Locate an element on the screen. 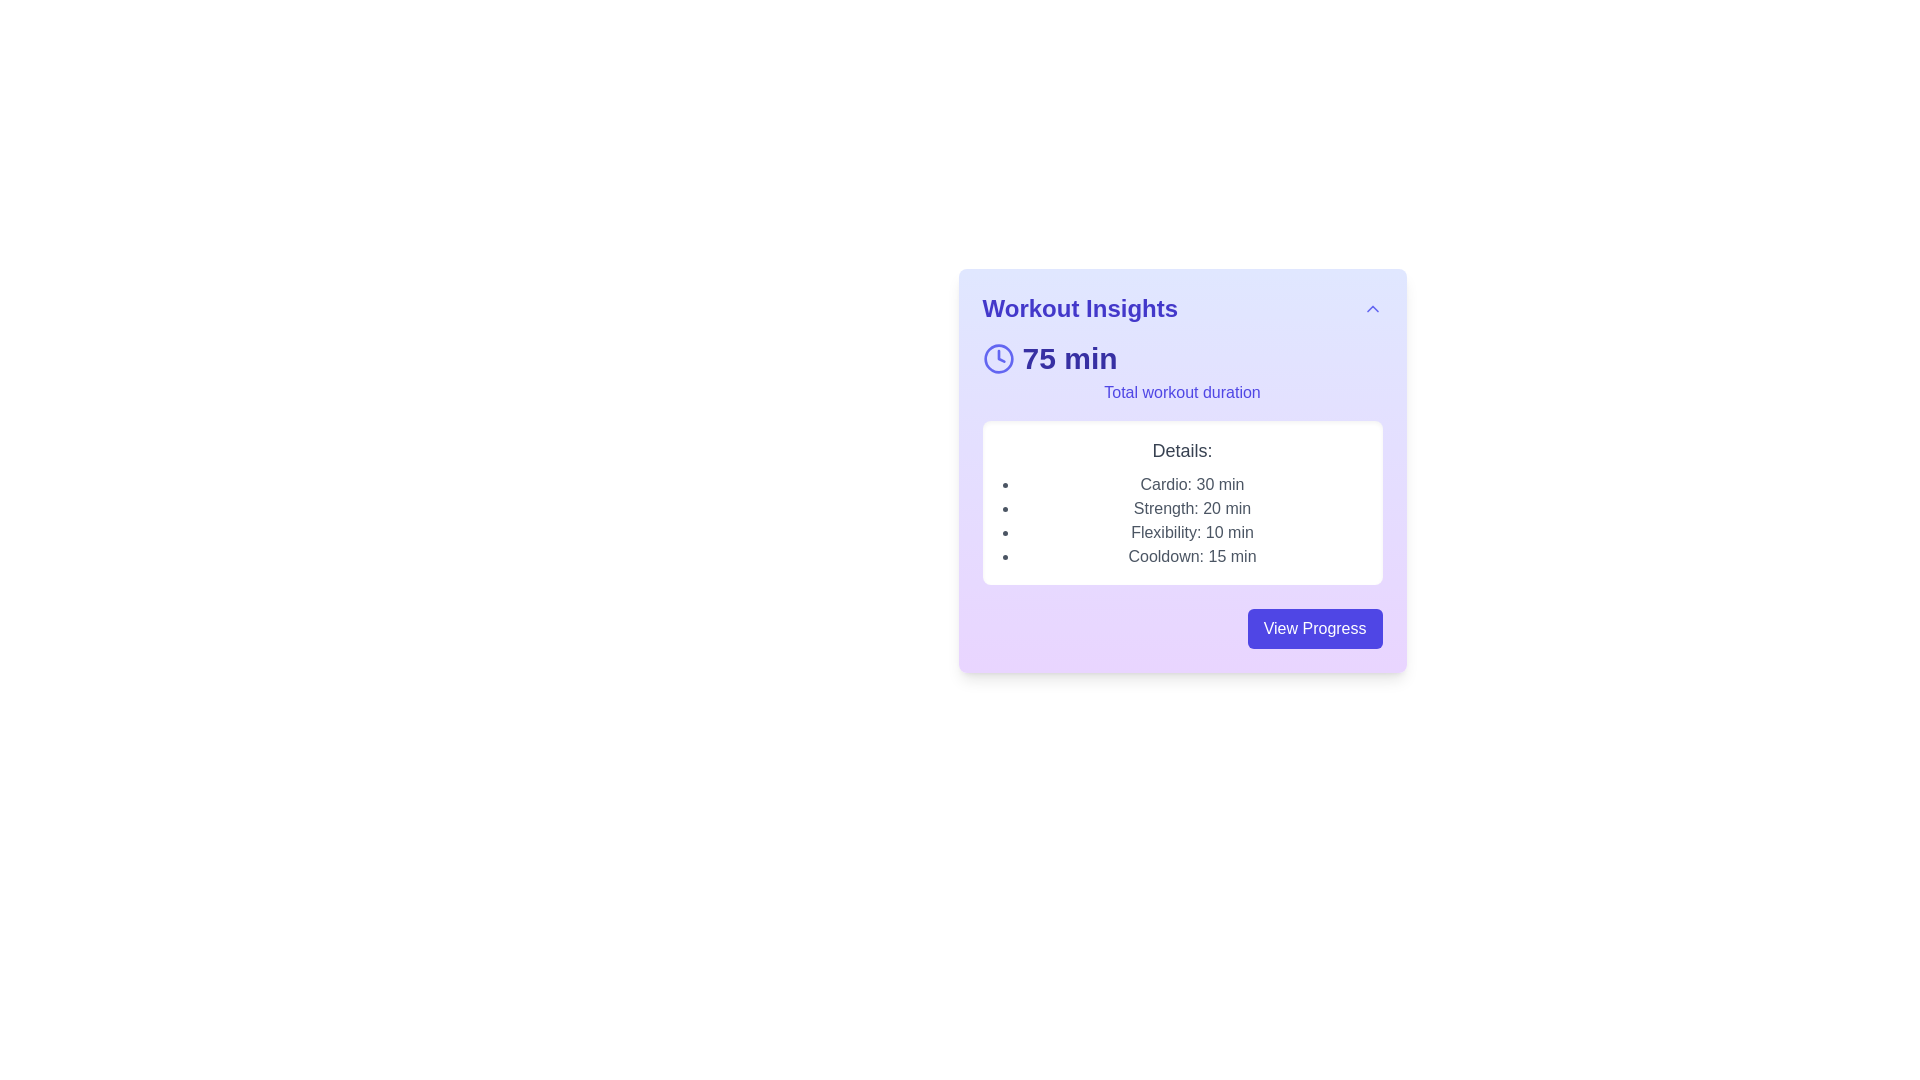  the Information Panel that provides detailed information about the workout session, categorized by activities and durations, located below '75 min Total workout duration' and above the 'View Progress' button is located at coordinates (1182, 501).